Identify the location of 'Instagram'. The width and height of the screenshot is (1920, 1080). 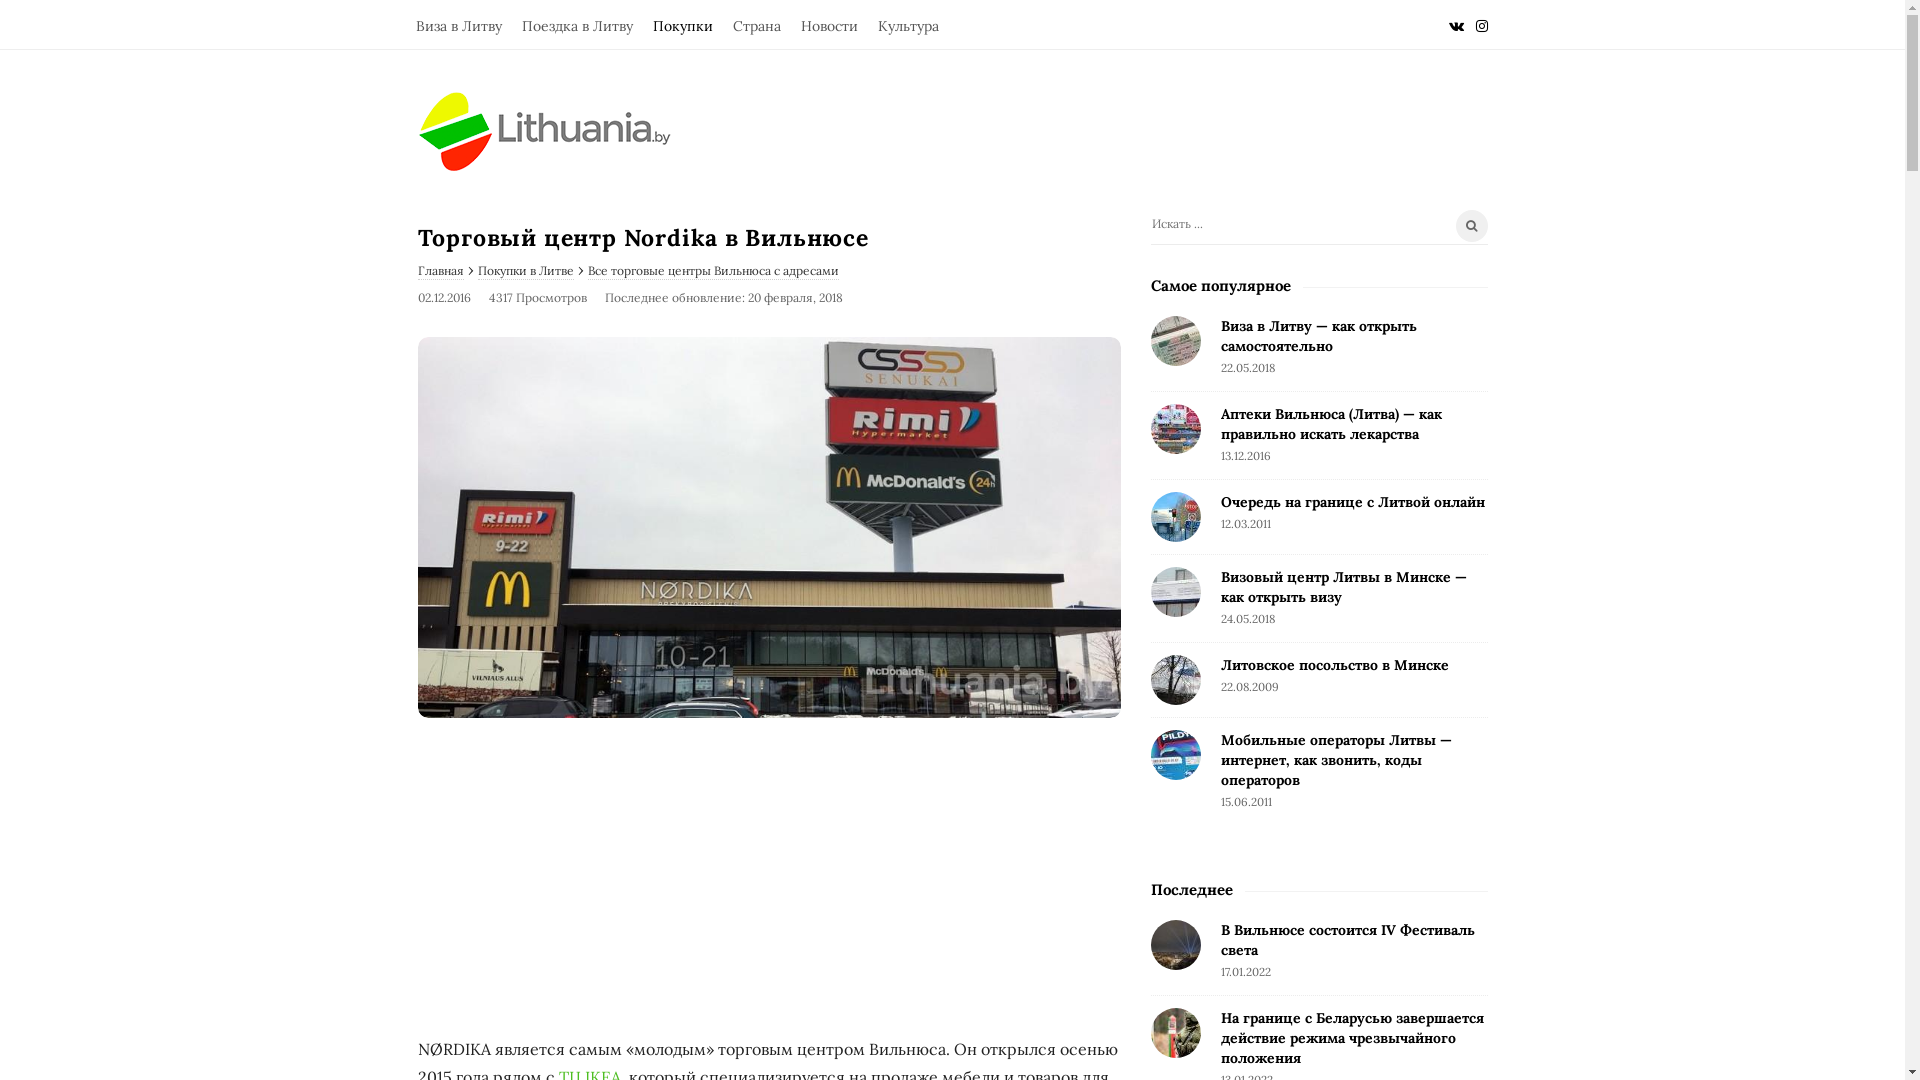
(1482, 24).